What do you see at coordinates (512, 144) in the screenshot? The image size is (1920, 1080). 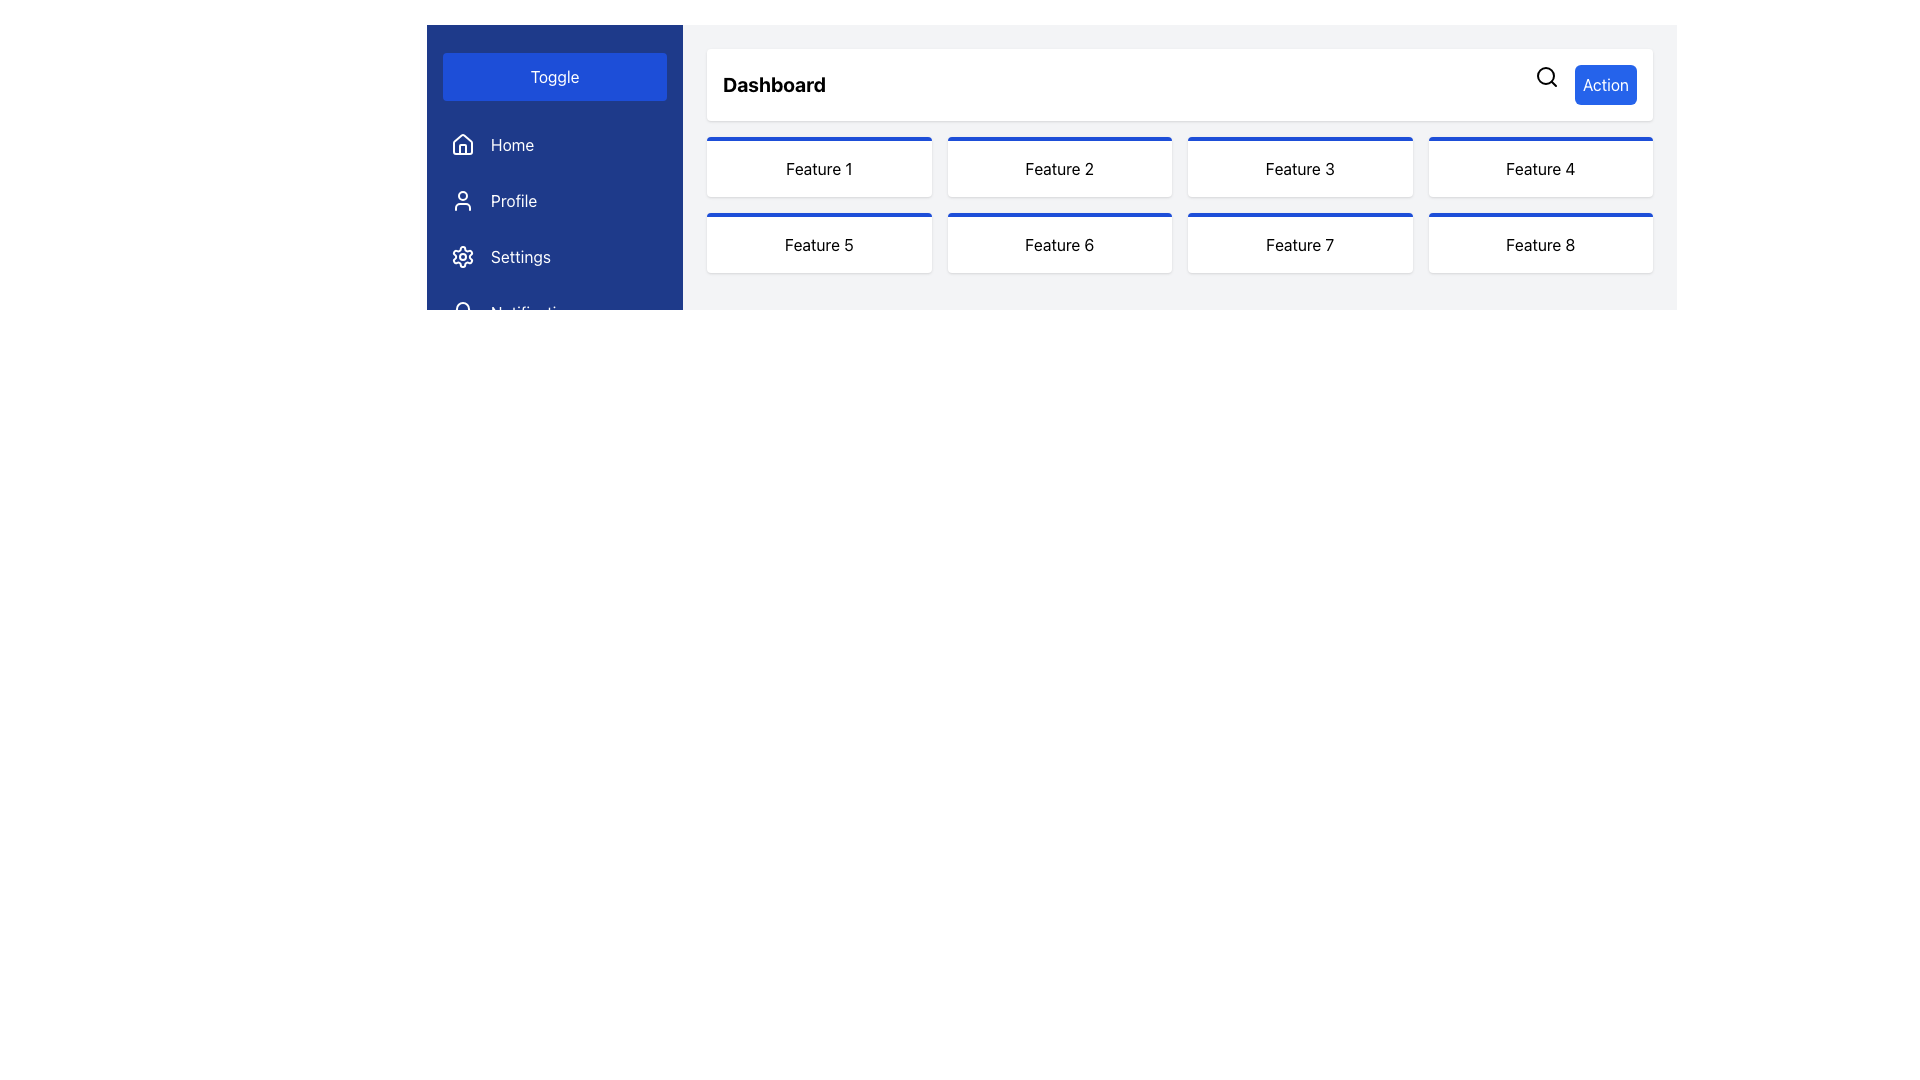 I see `the 'Home' text label which is displayed in white within a blue rectangular area, positioned to the right of a house icon in the vertical navigation bar` at bounding box center [512, 144].